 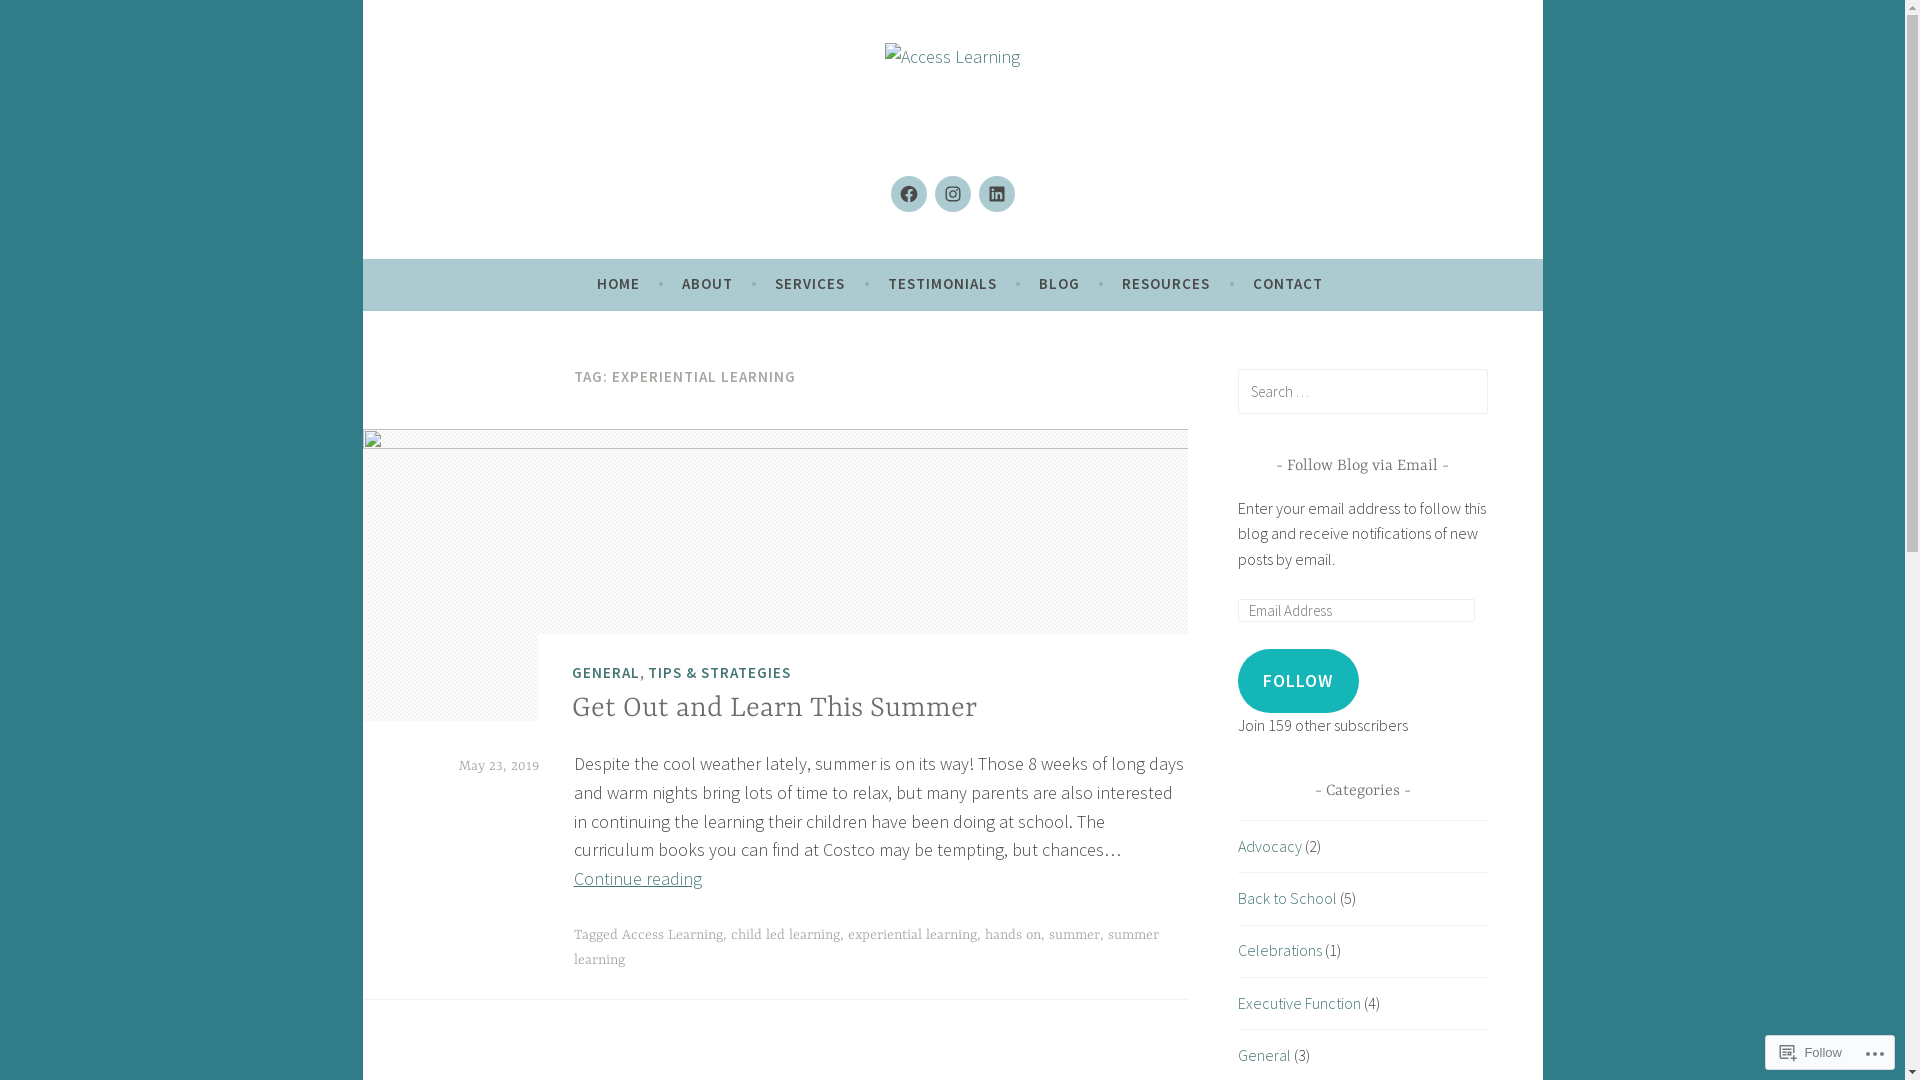 I want to click on 'FOLLOW', so click(x=1299, y=680).